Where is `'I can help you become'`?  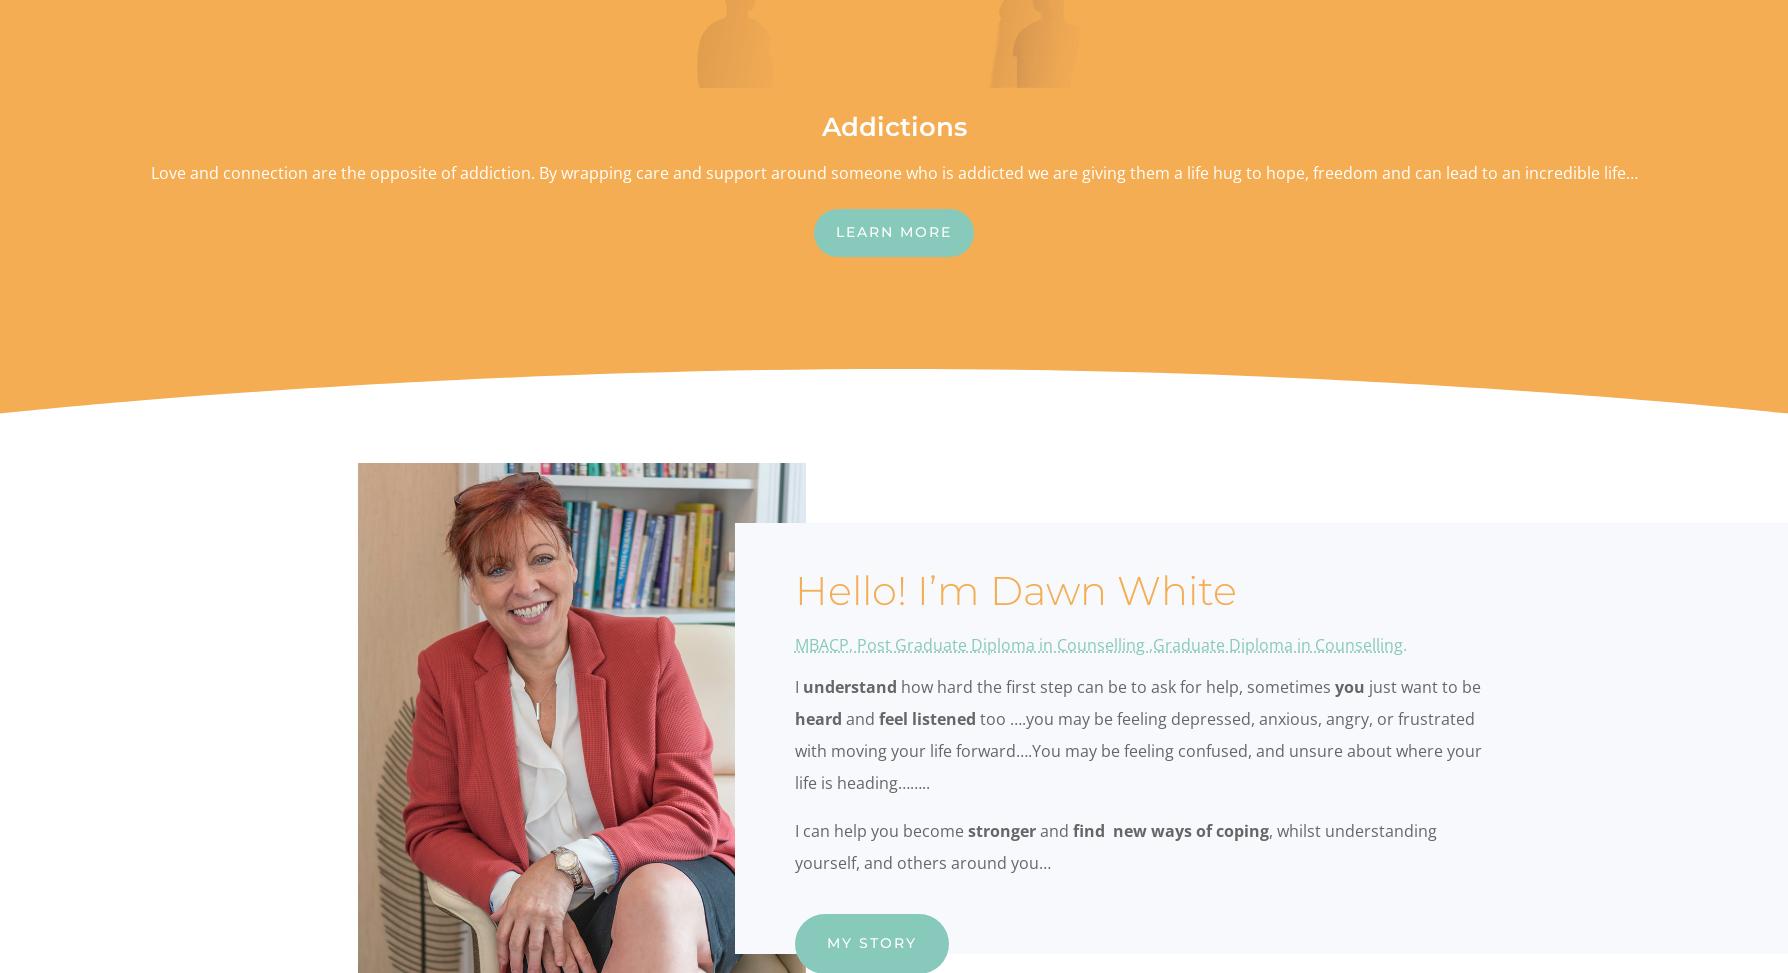
'I can help you become' is located at coordinates (879, 828).